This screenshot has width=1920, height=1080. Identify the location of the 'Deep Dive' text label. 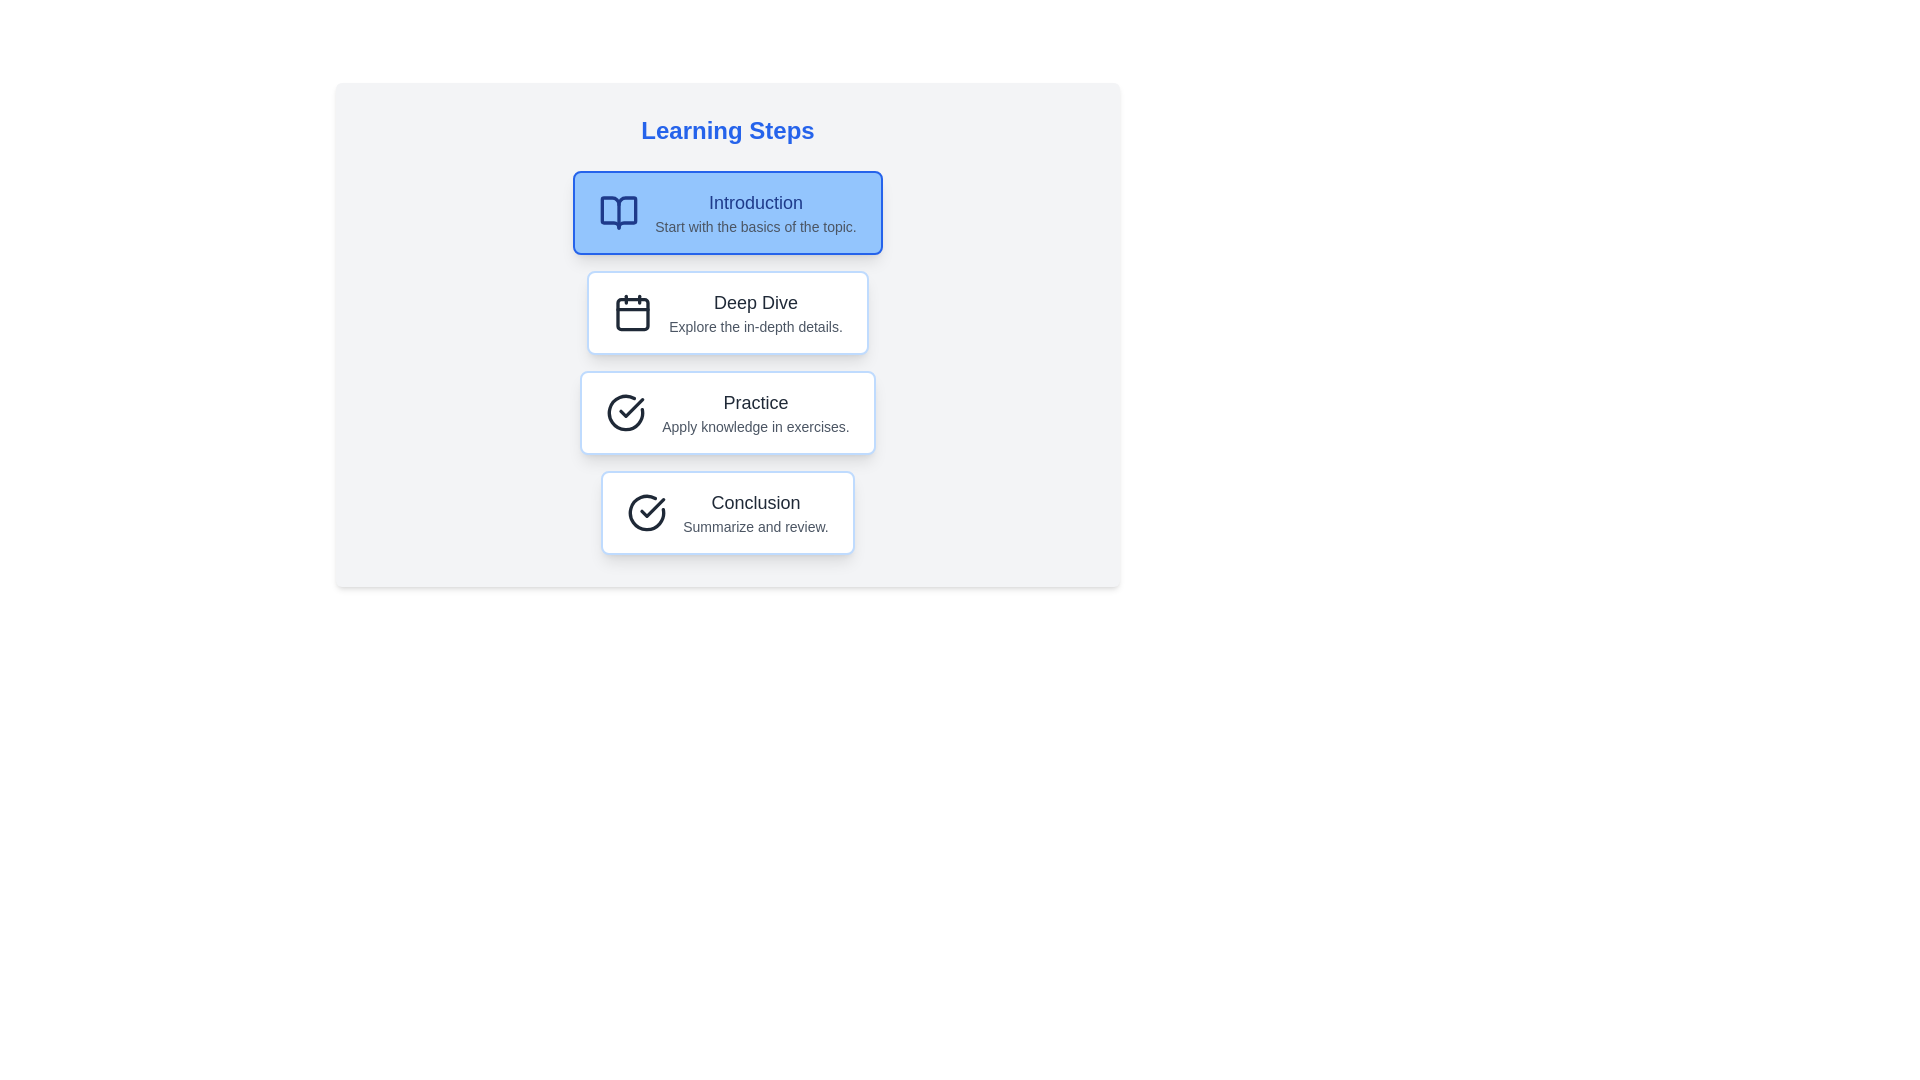
(754, 303).